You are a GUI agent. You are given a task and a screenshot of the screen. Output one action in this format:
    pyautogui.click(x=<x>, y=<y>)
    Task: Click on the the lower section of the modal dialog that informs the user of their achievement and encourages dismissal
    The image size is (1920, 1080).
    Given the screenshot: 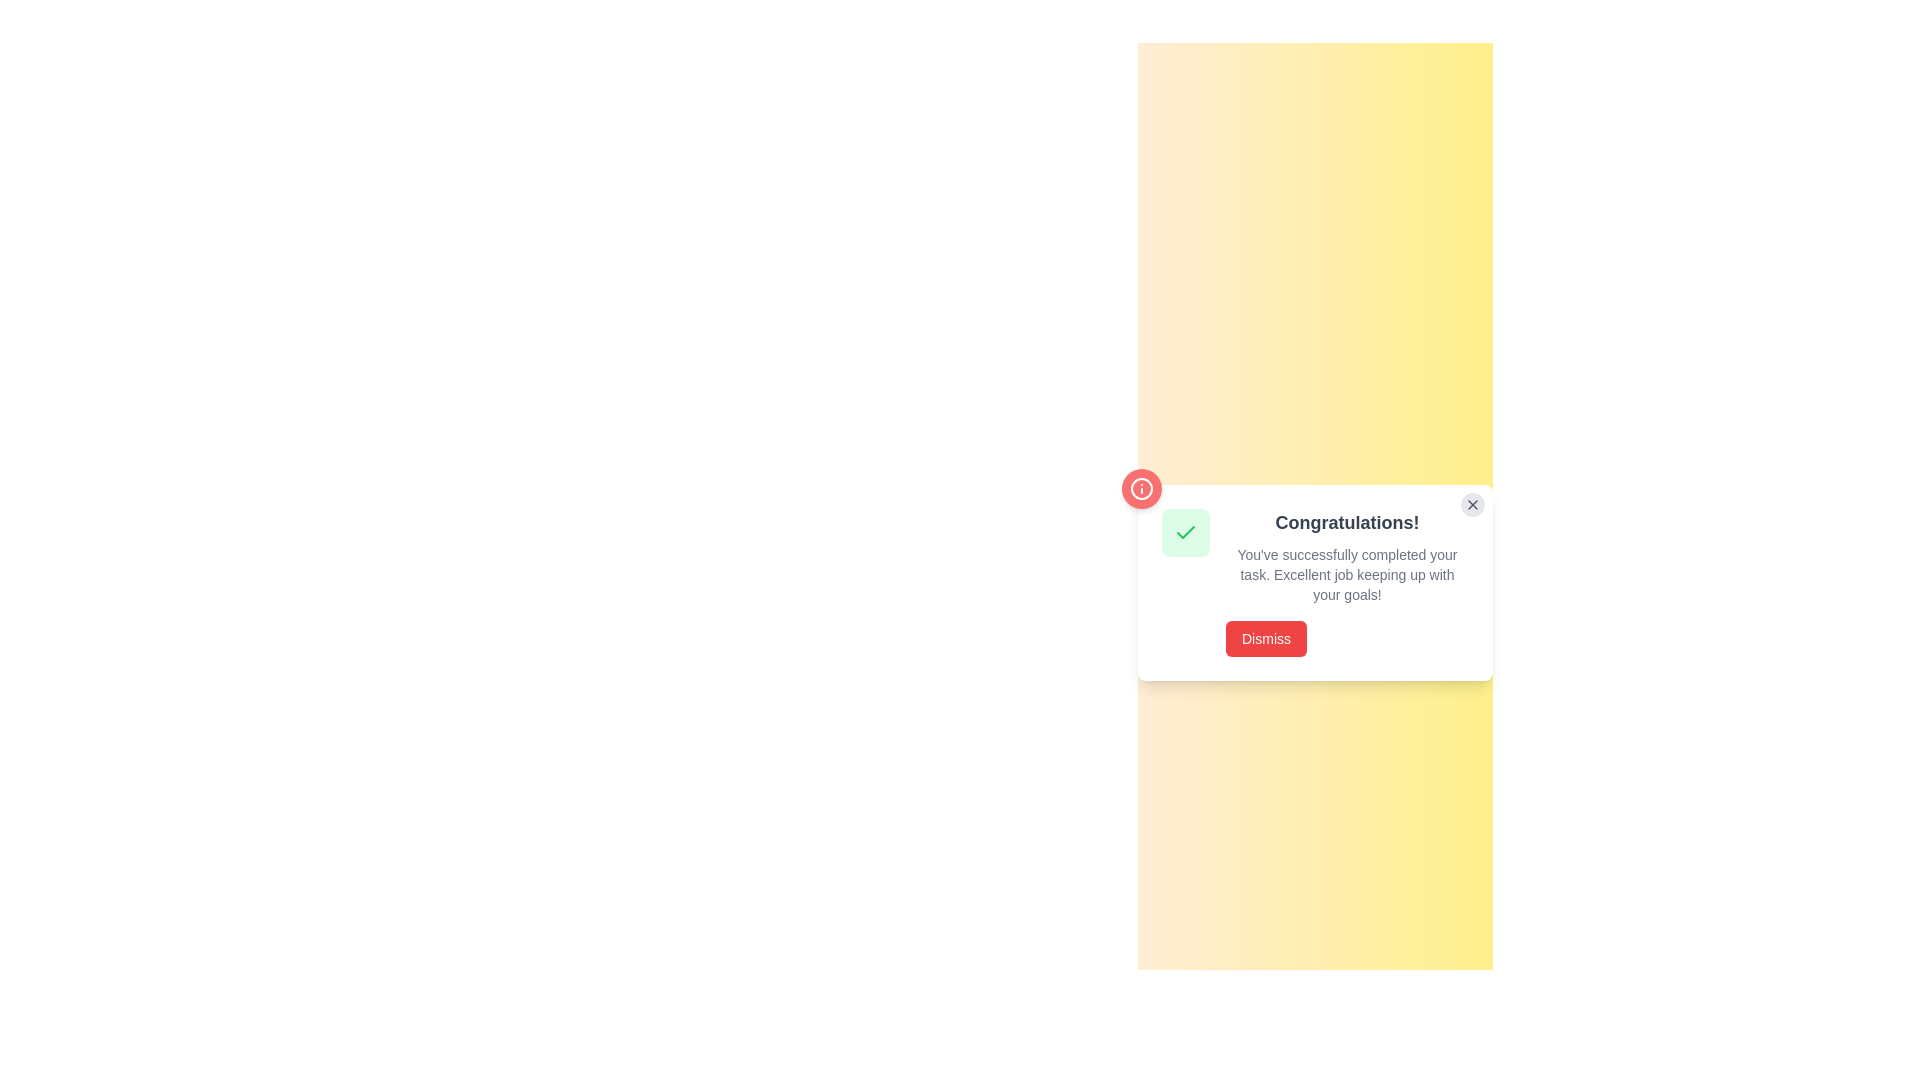 What is the action you would take?
    pyautogui.click(x=1315, y=582)
    